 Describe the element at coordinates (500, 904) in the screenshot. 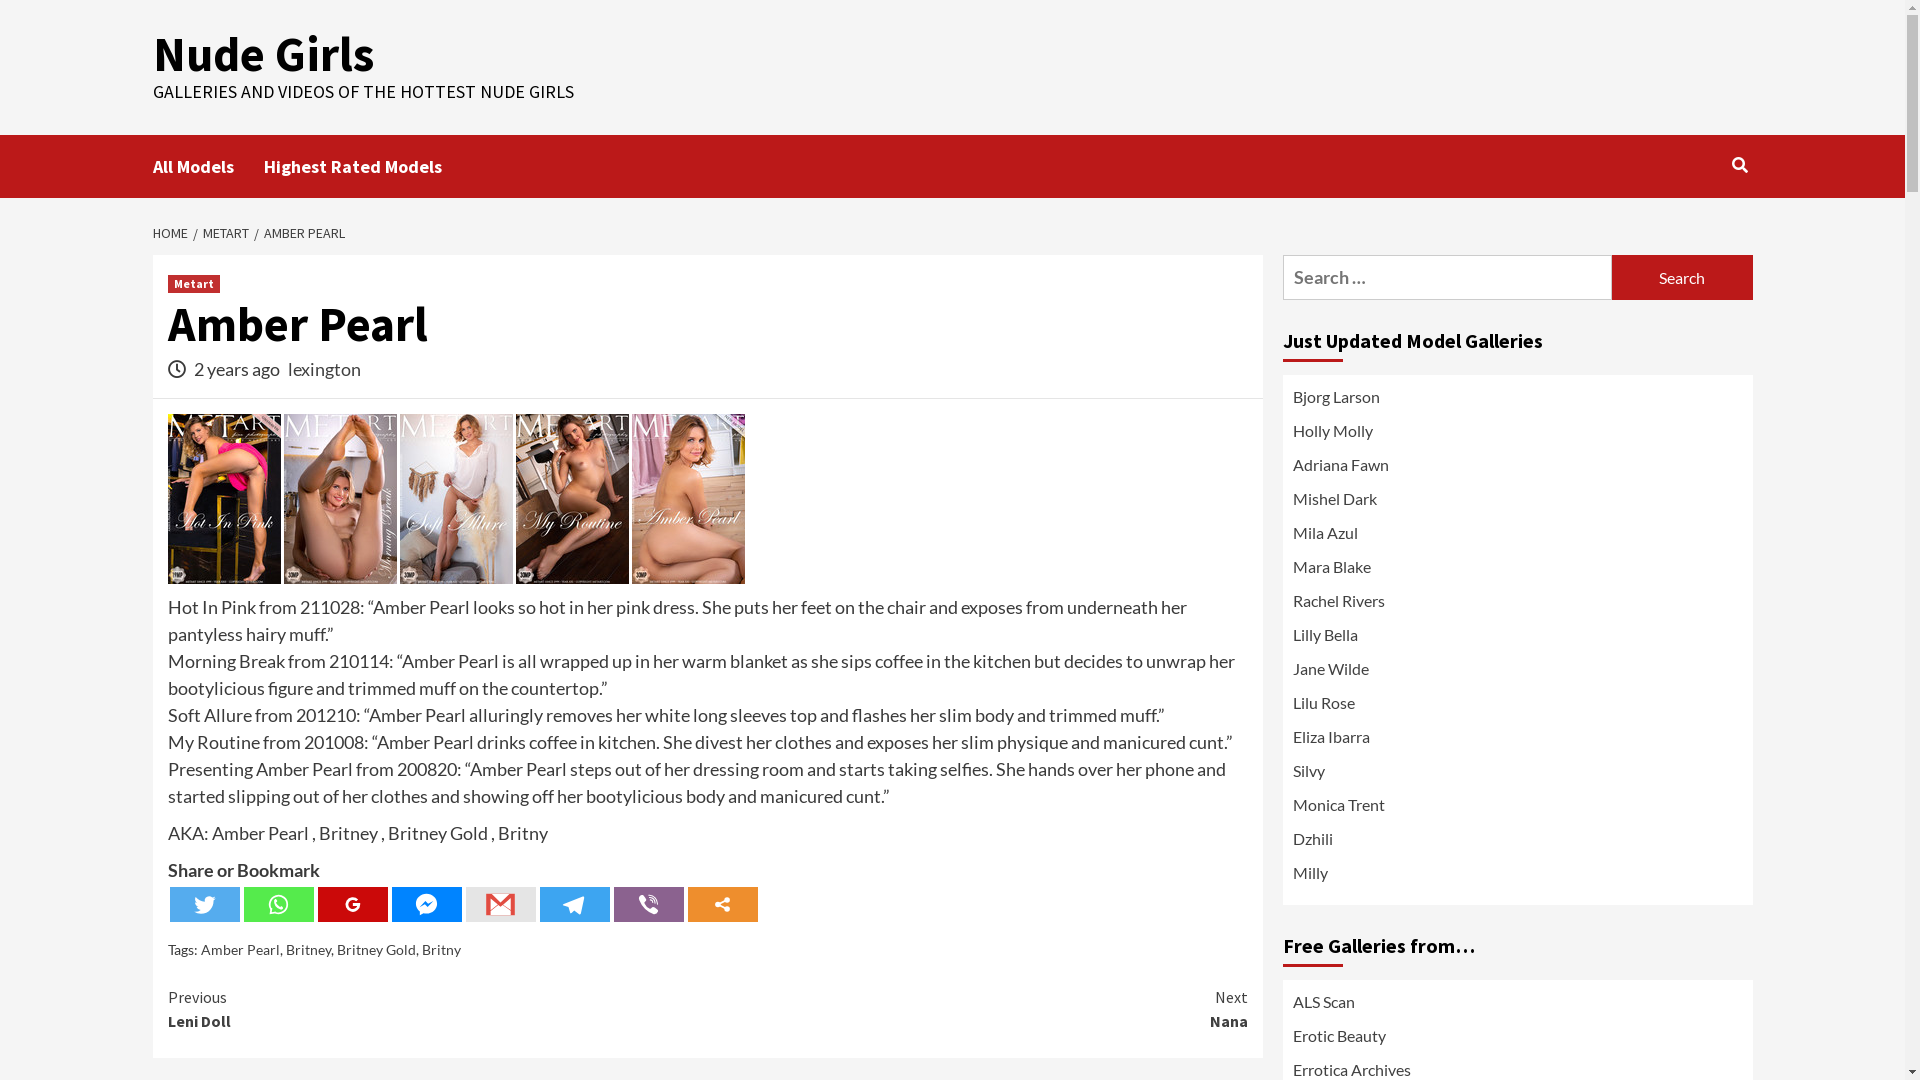

I see `'Google Gmail'` at that location.